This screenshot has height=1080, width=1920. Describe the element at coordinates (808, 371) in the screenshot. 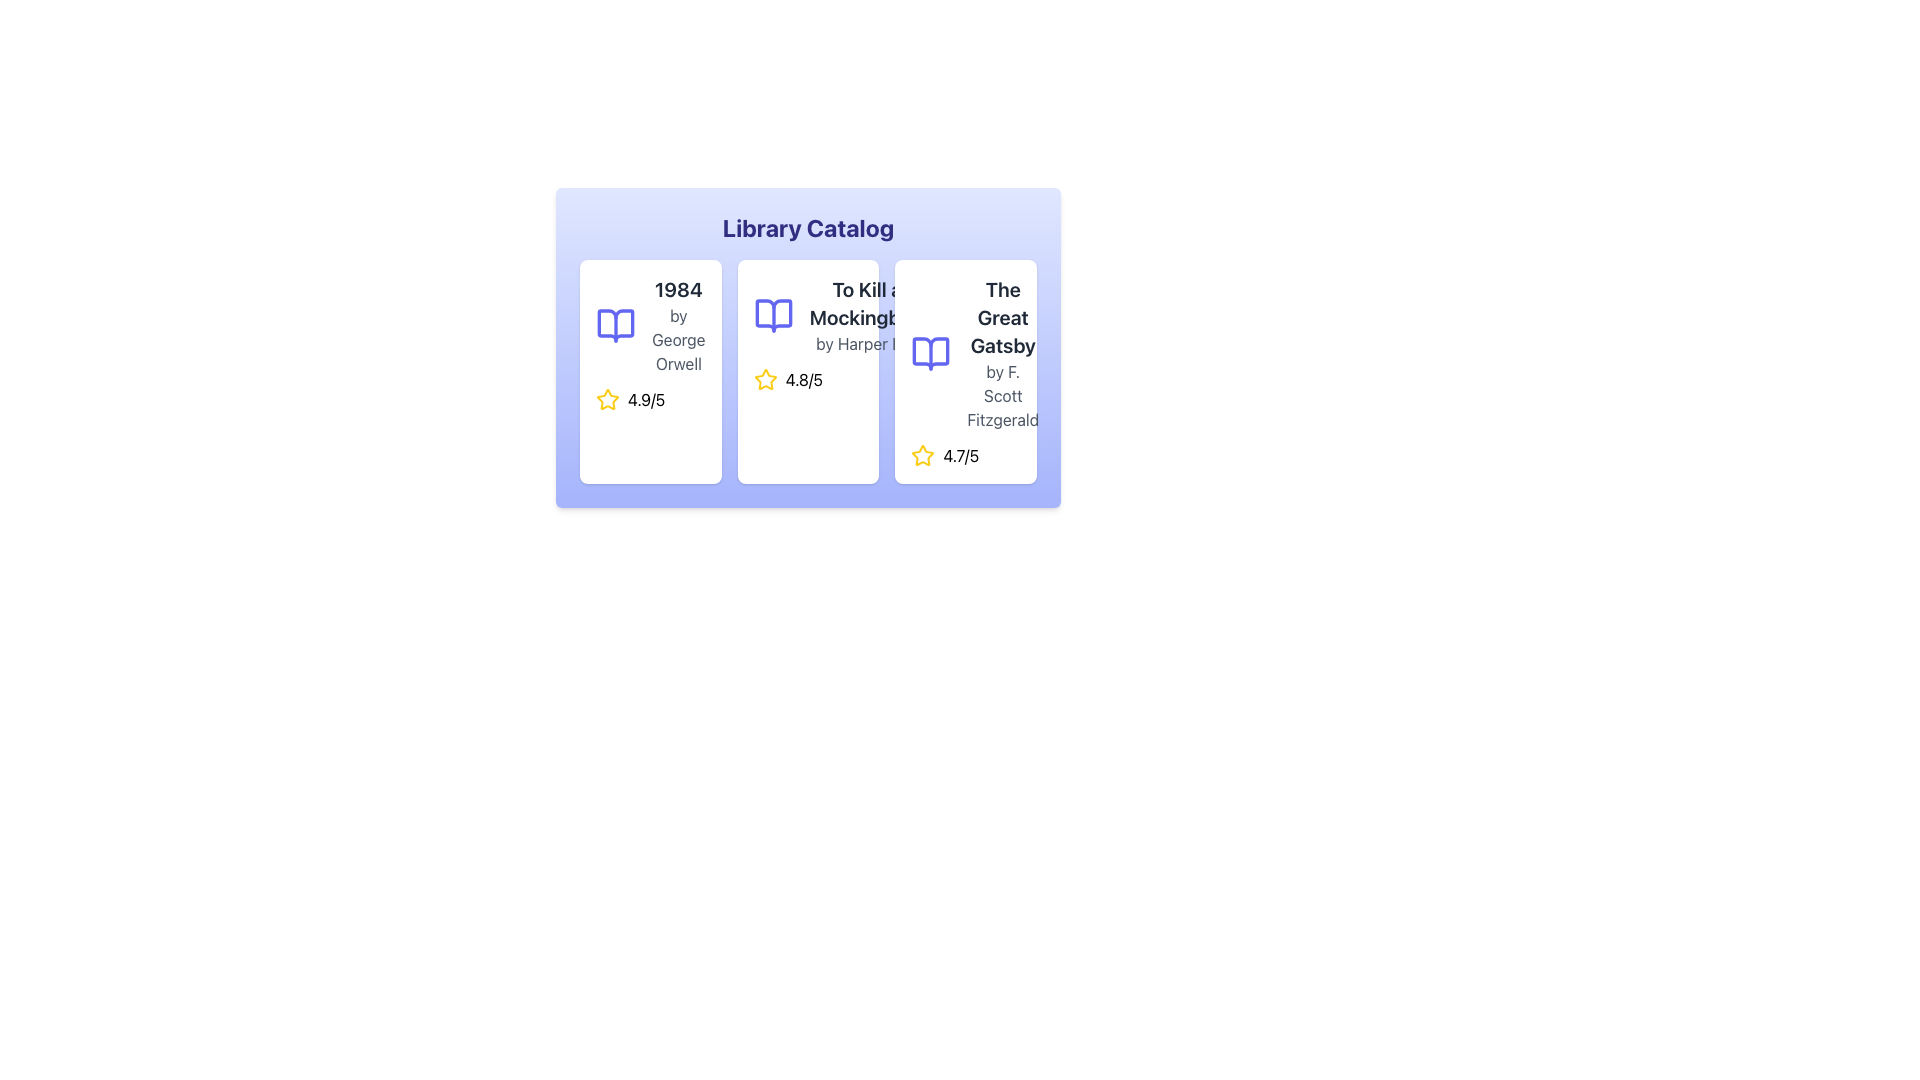

I see `the rating display for the book 'To Kill a Mockingbird', which is located in the center column of the second card, beneath the title and author information` at that location.